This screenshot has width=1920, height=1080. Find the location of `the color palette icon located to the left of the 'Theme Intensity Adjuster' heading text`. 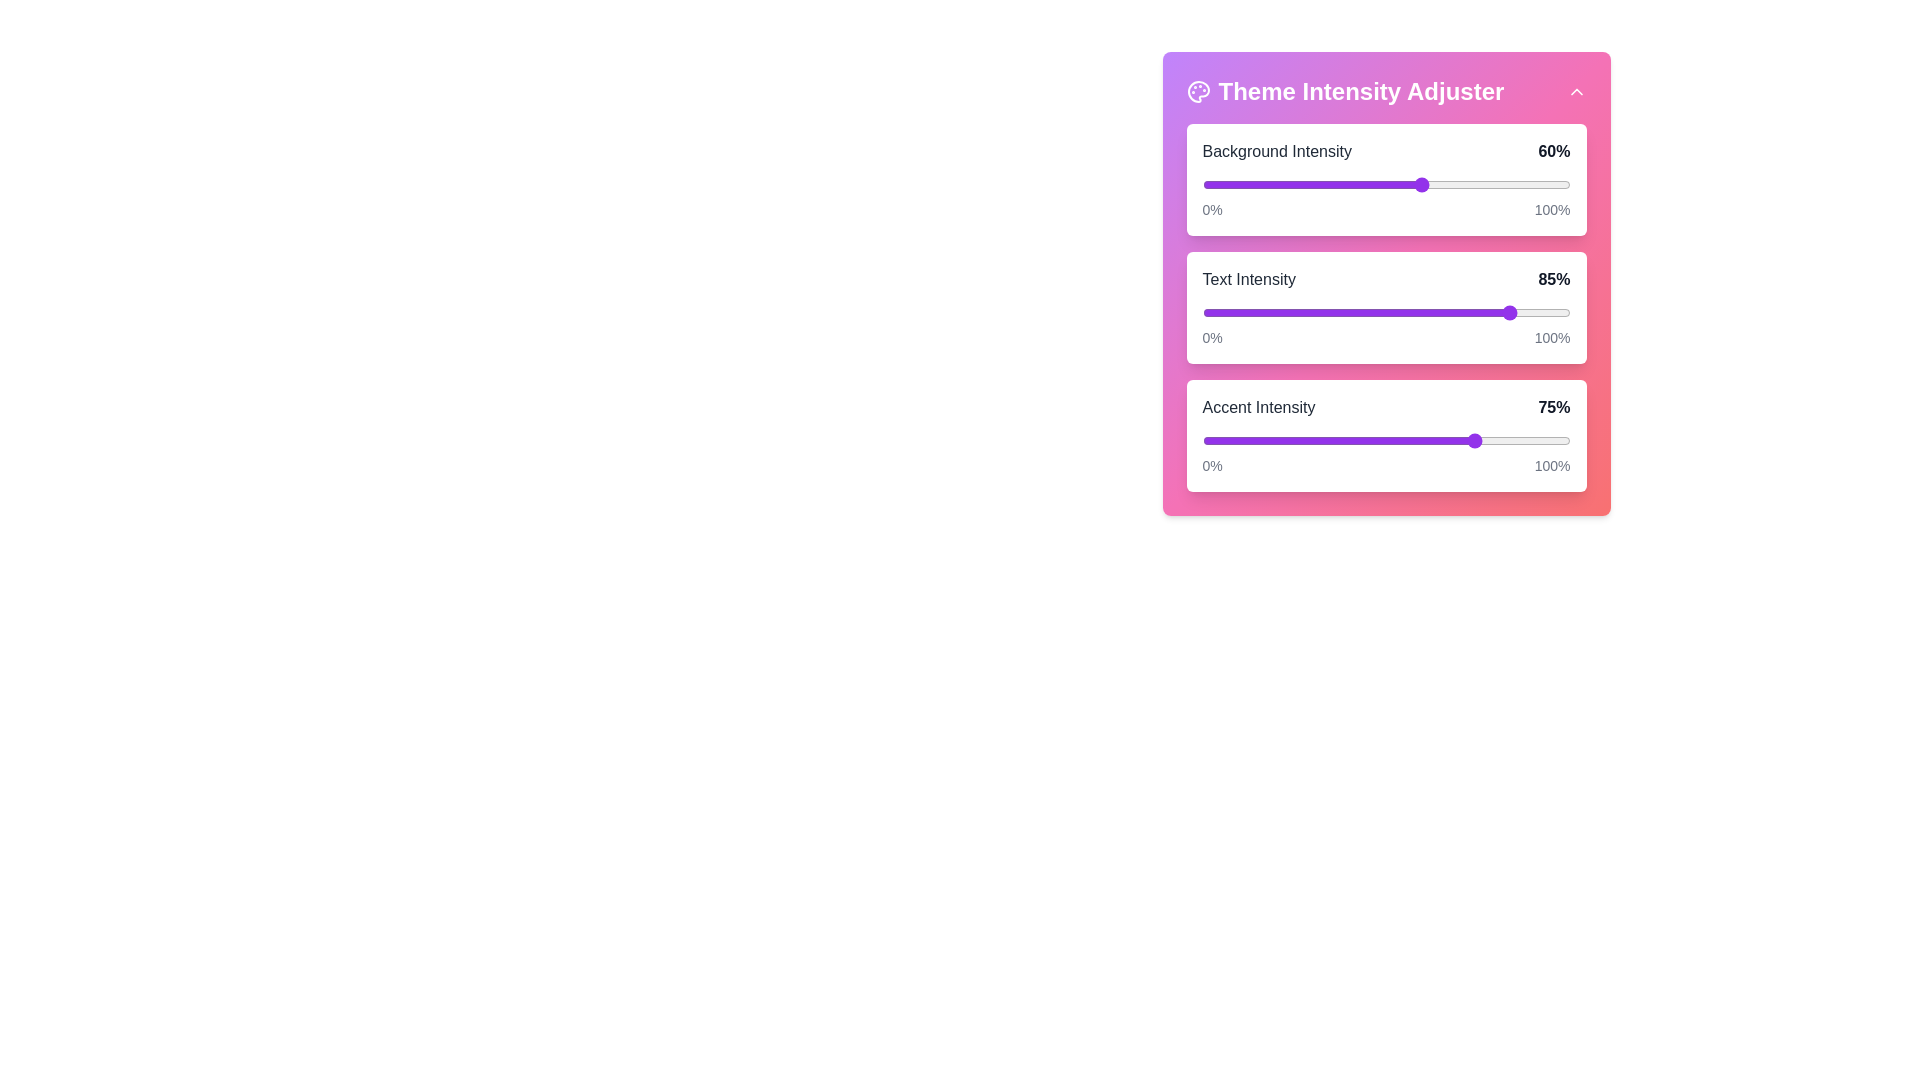

the color palette icon located to the left of the 'Theme Intensity Adjuster' heading text is located at coordinates (1198, 92).